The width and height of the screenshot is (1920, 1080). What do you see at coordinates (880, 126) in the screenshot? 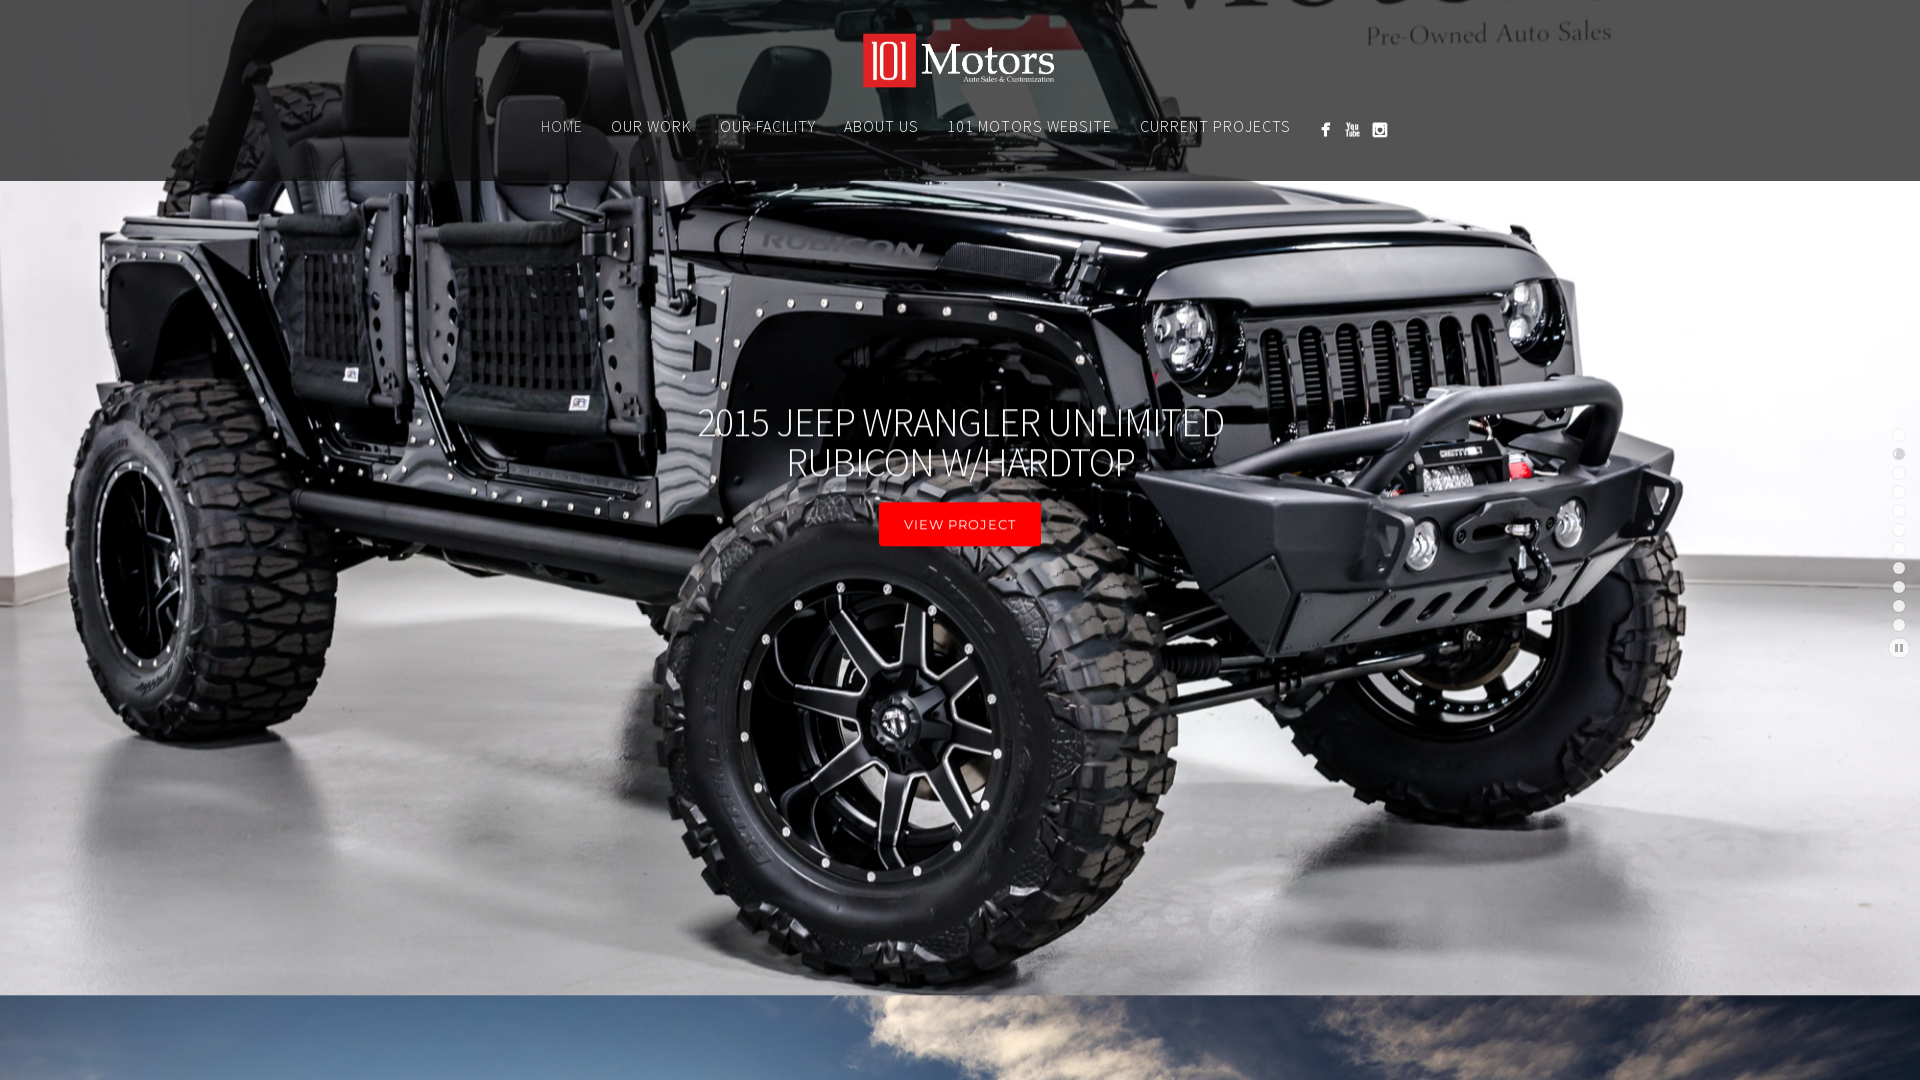
I see `'ABOUT US'` at bounding box center [880, 126].